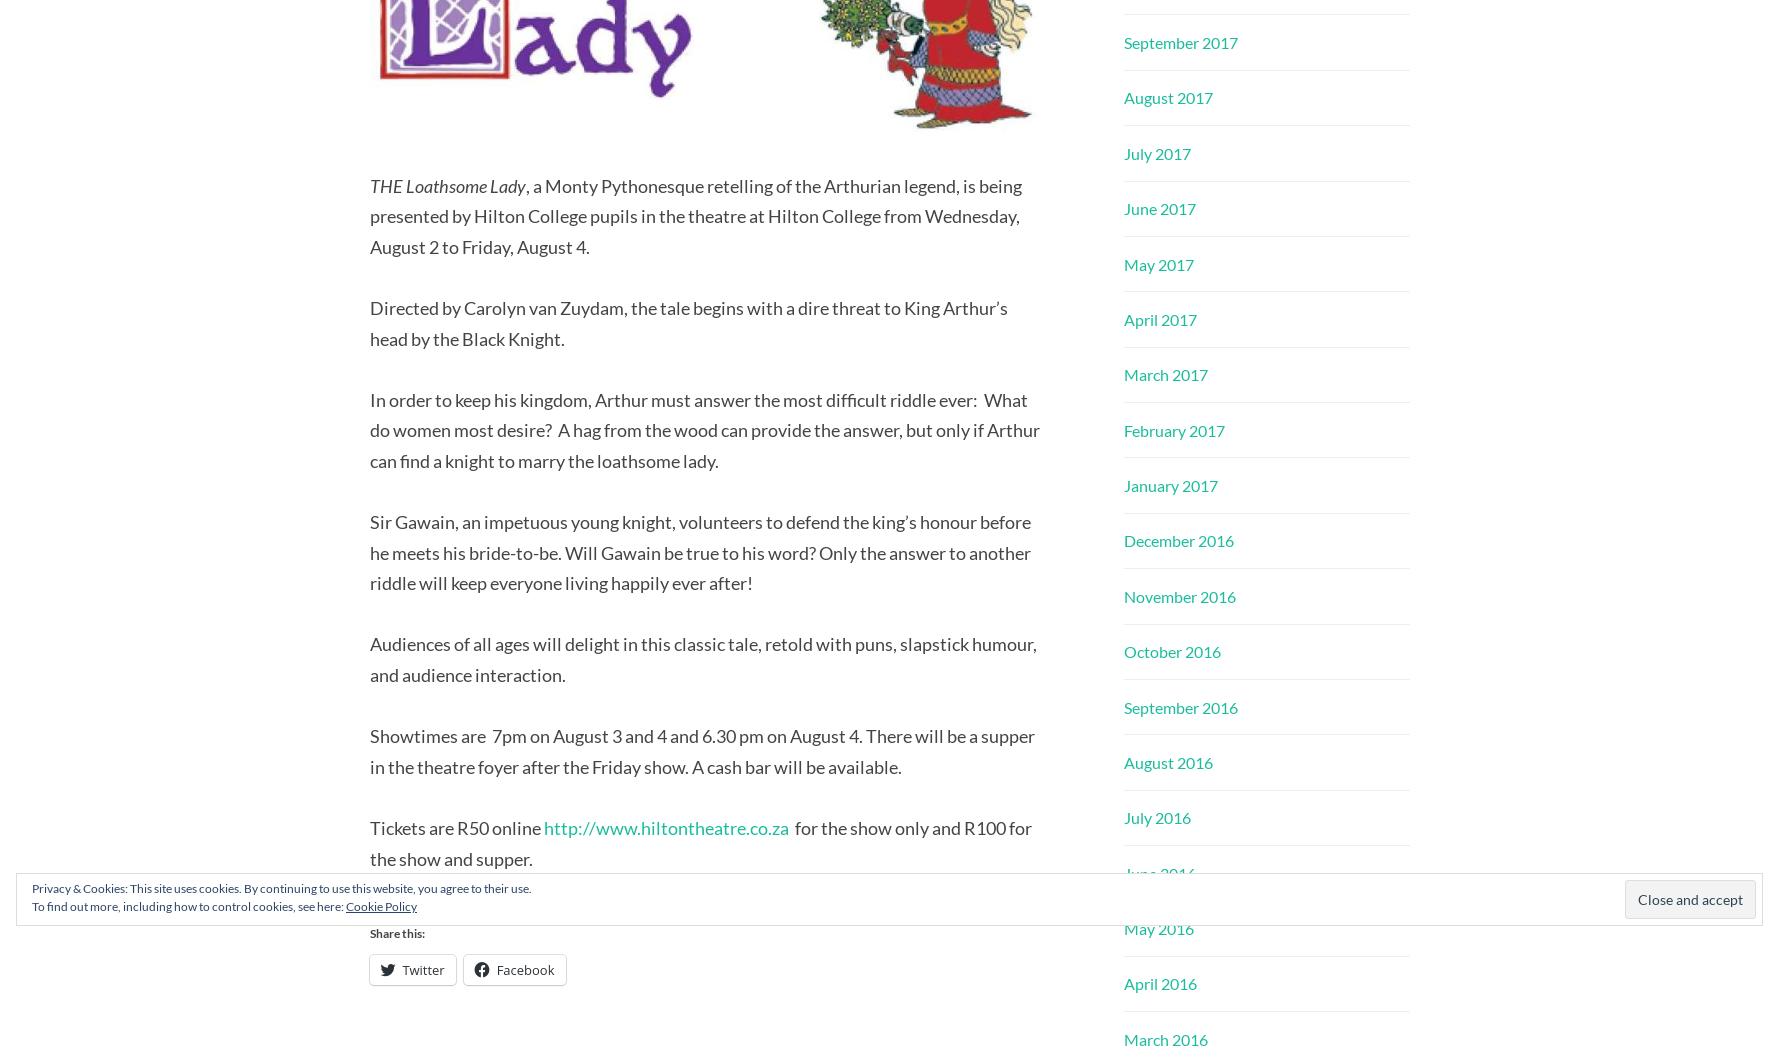 Image resolution: width=1779 pixels, height=1058 pixels. Describe the element at coordinates (188, 906) in the screenshot. I see `'To find out more, including how to control cookies, see here:'` at that location.